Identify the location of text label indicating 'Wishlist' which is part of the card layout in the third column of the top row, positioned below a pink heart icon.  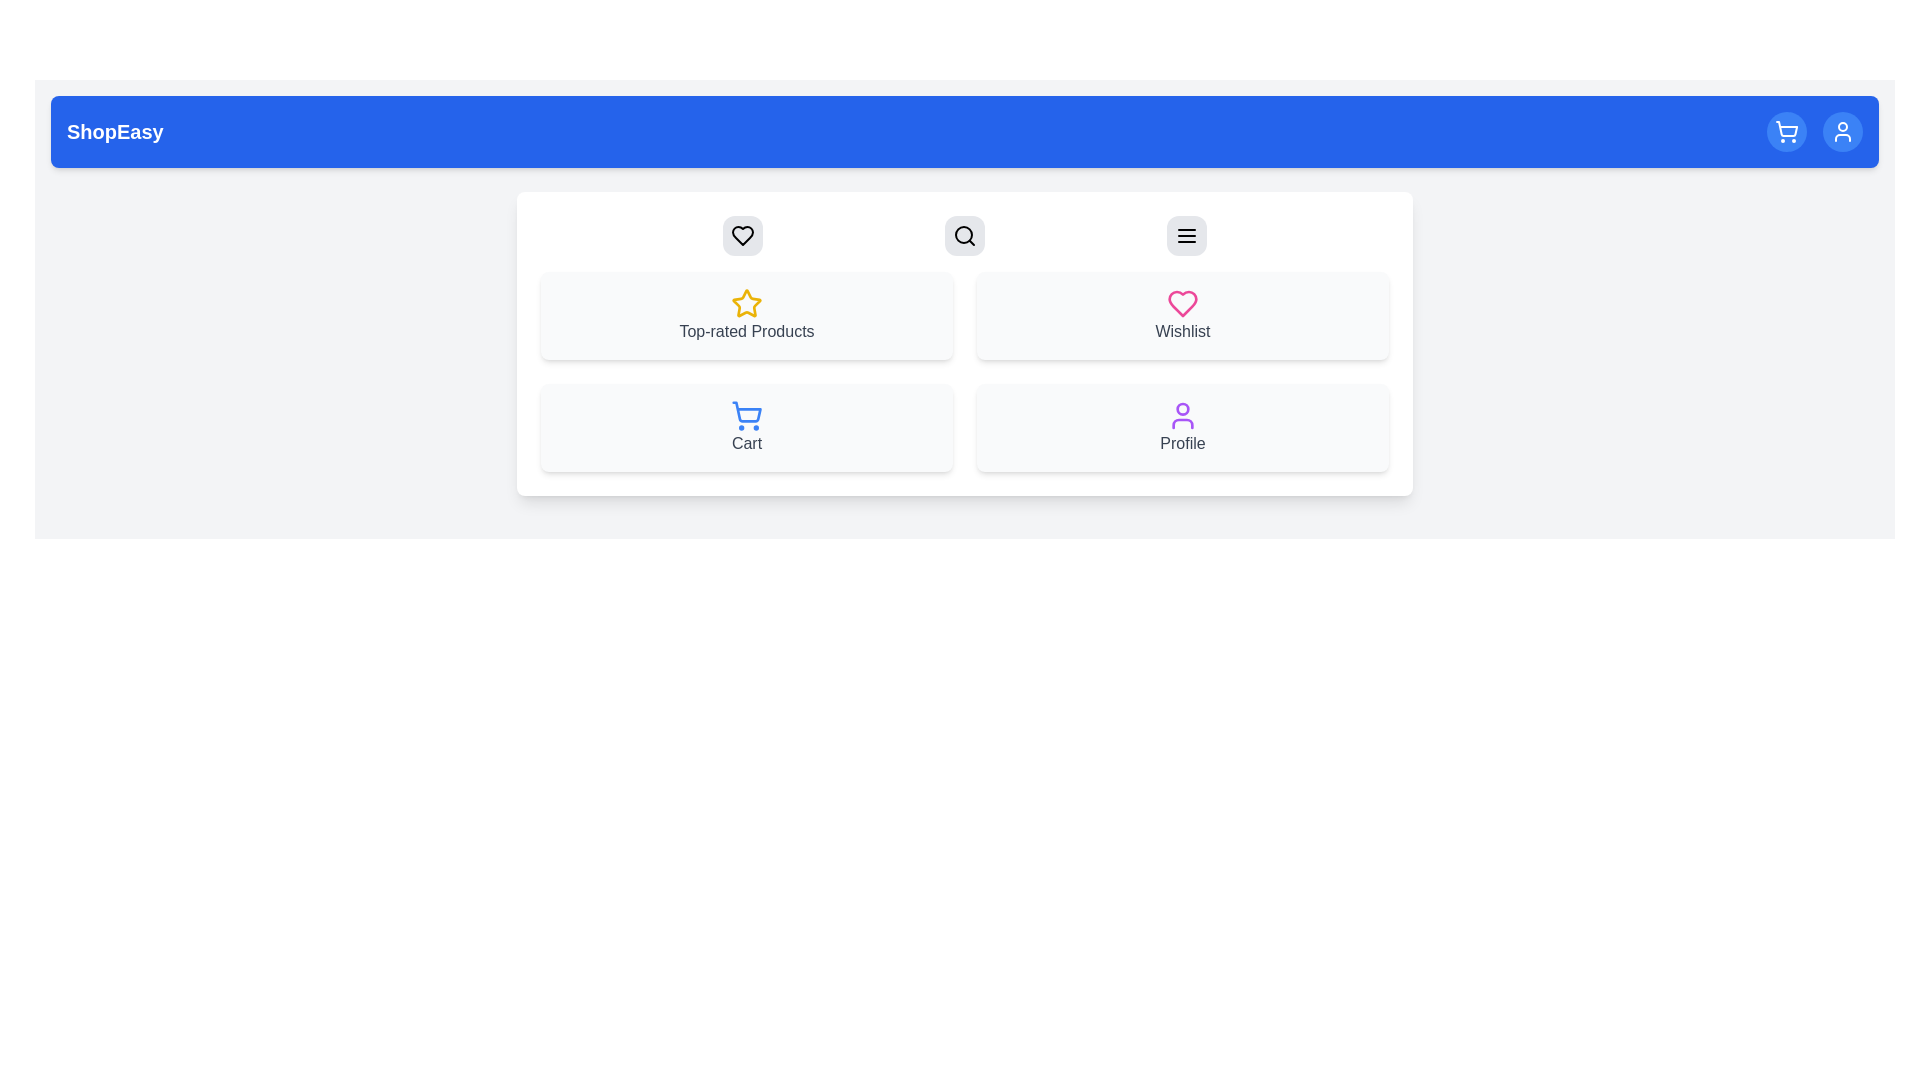
(1182, 330).